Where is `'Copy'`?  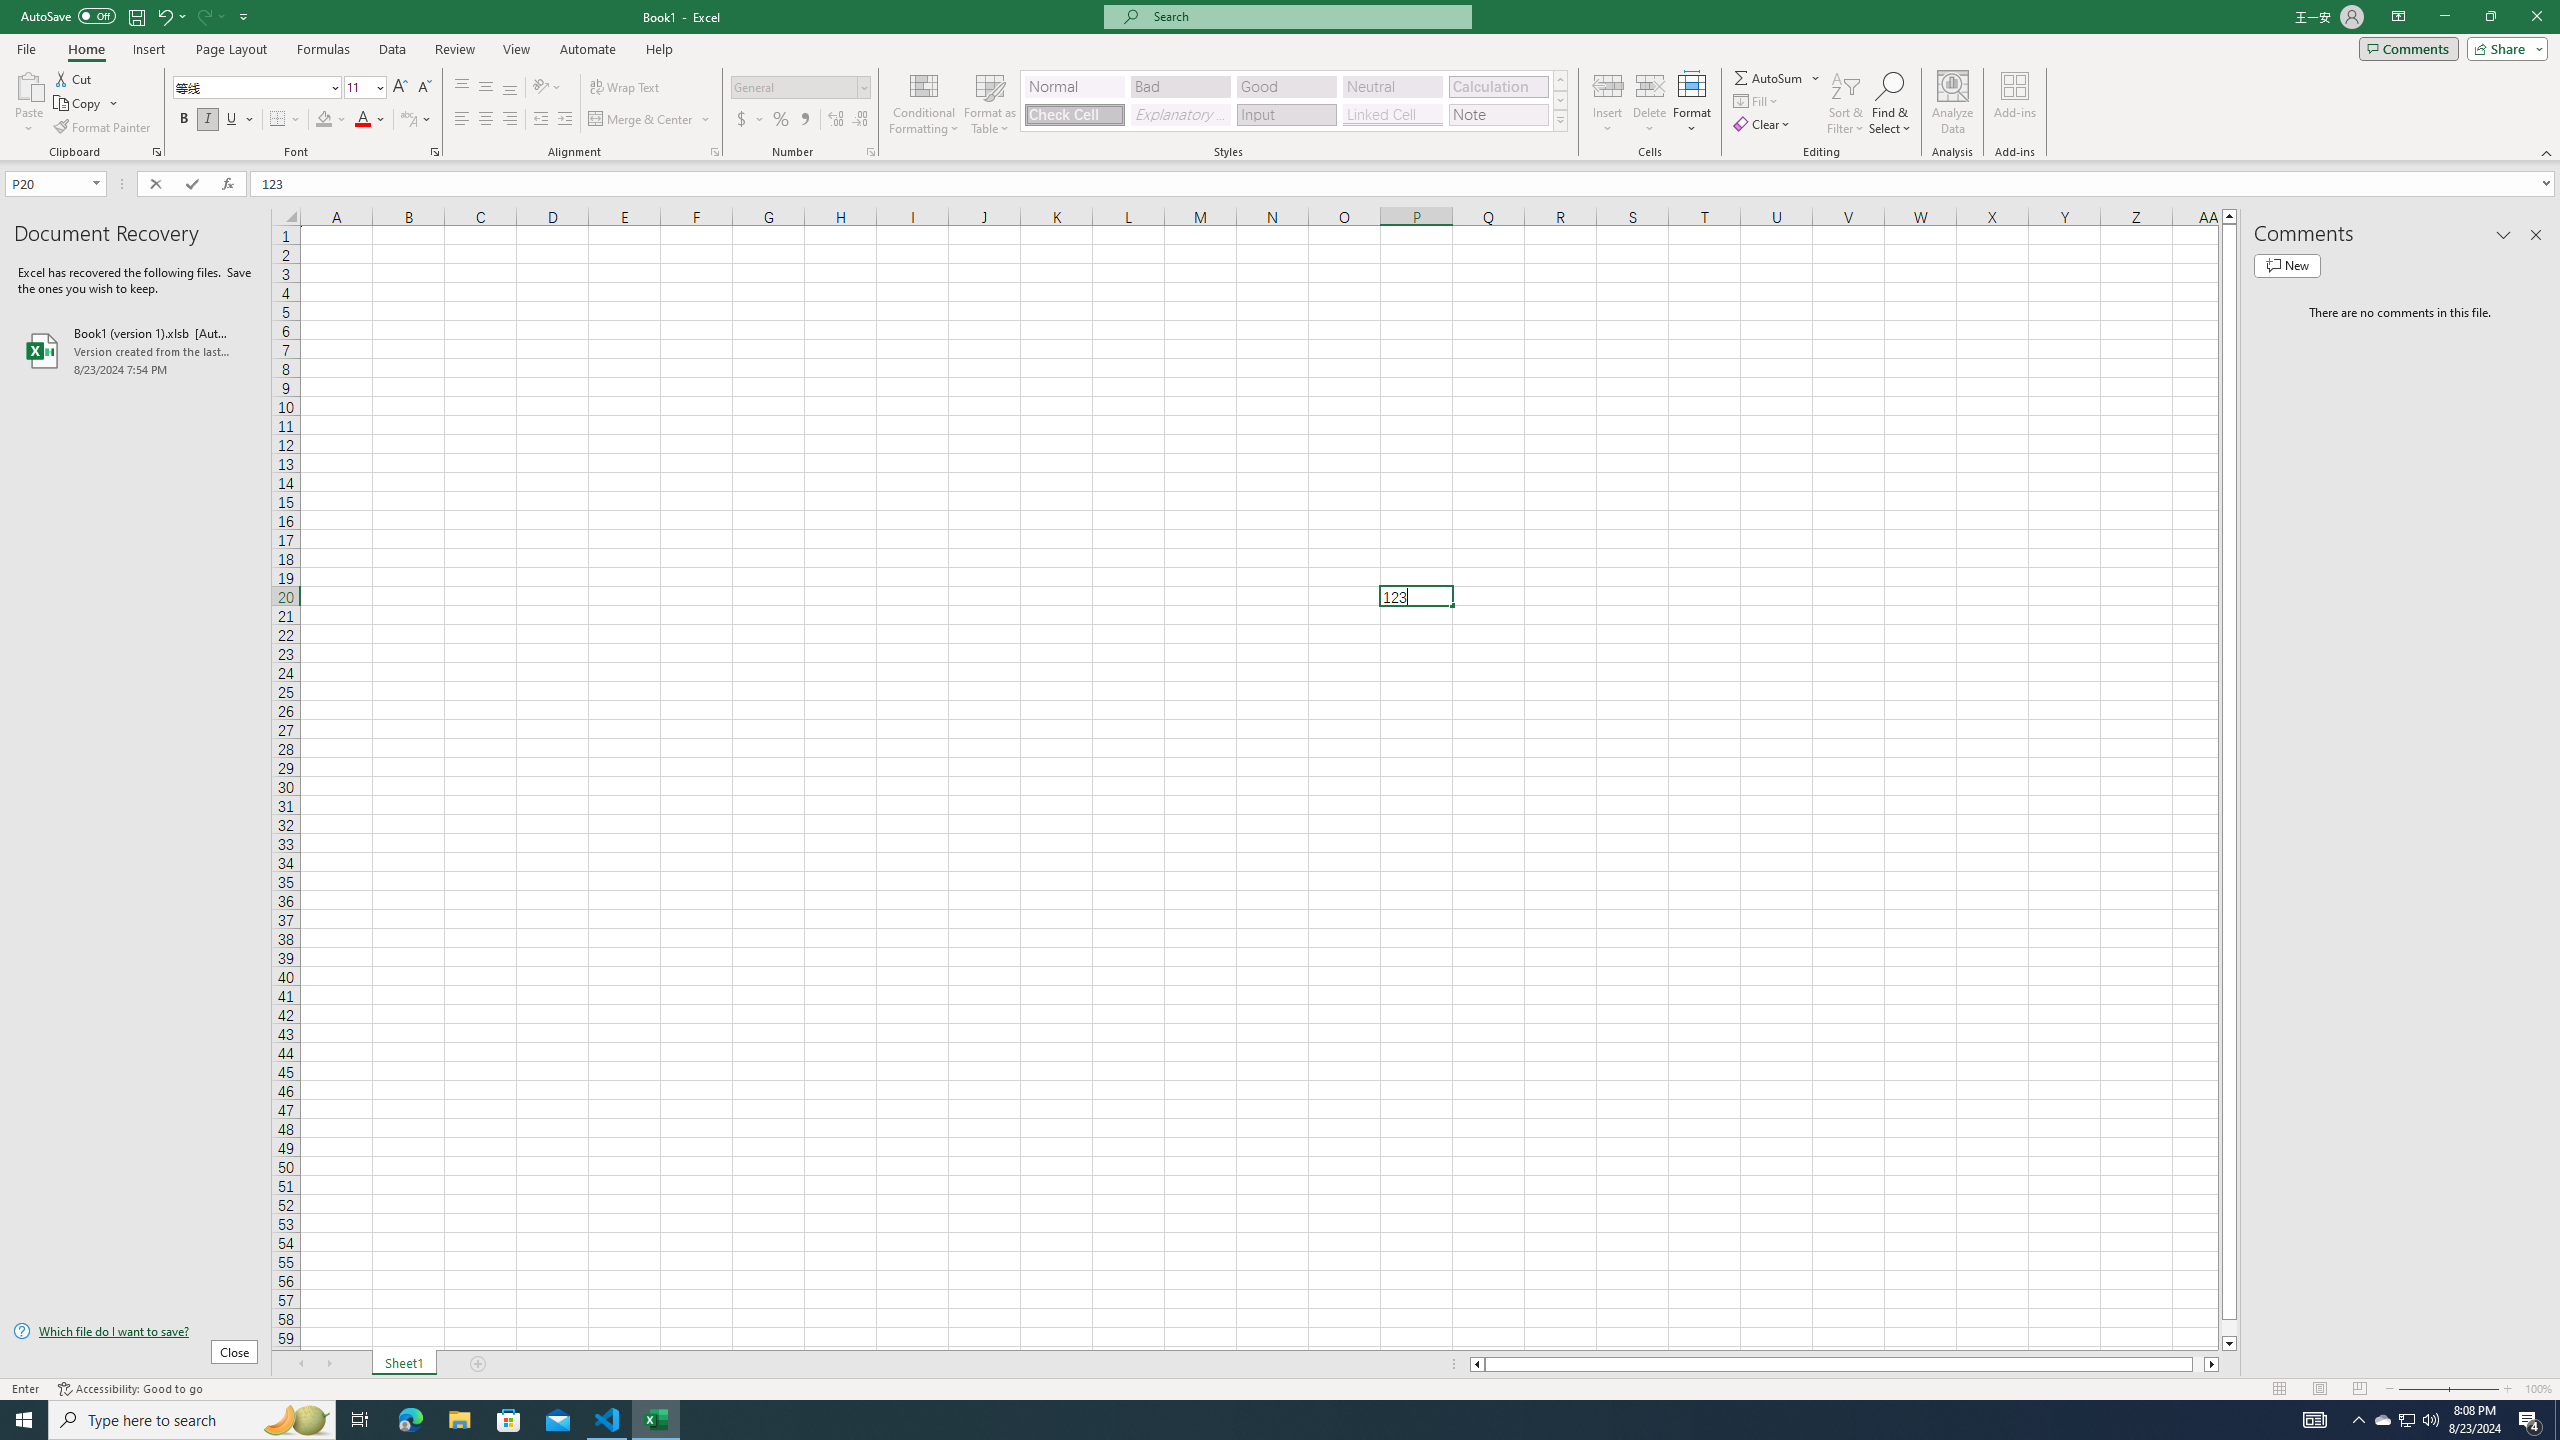 'Copy' is located at coordinates (86, 103).